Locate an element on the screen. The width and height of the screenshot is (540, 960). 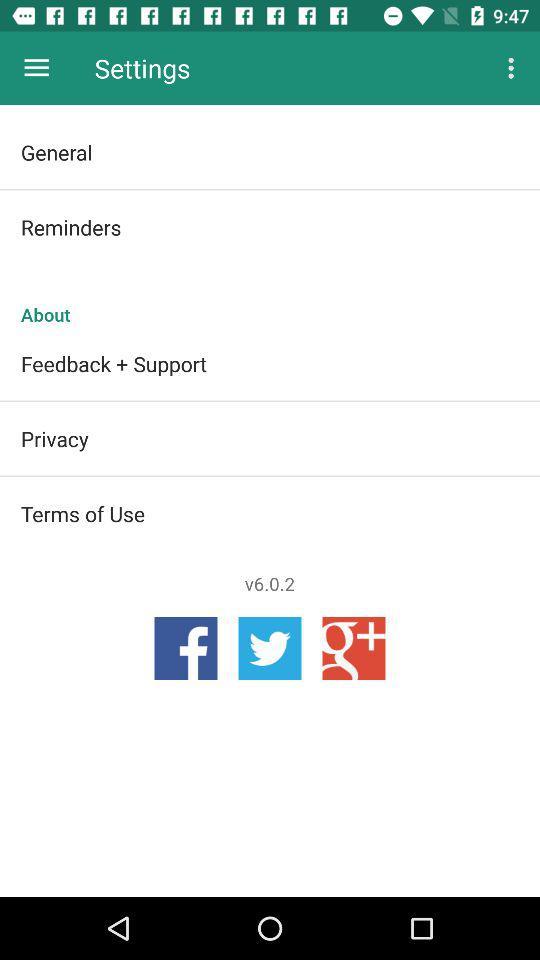
the privacy item is located at coordinates (270, 438).